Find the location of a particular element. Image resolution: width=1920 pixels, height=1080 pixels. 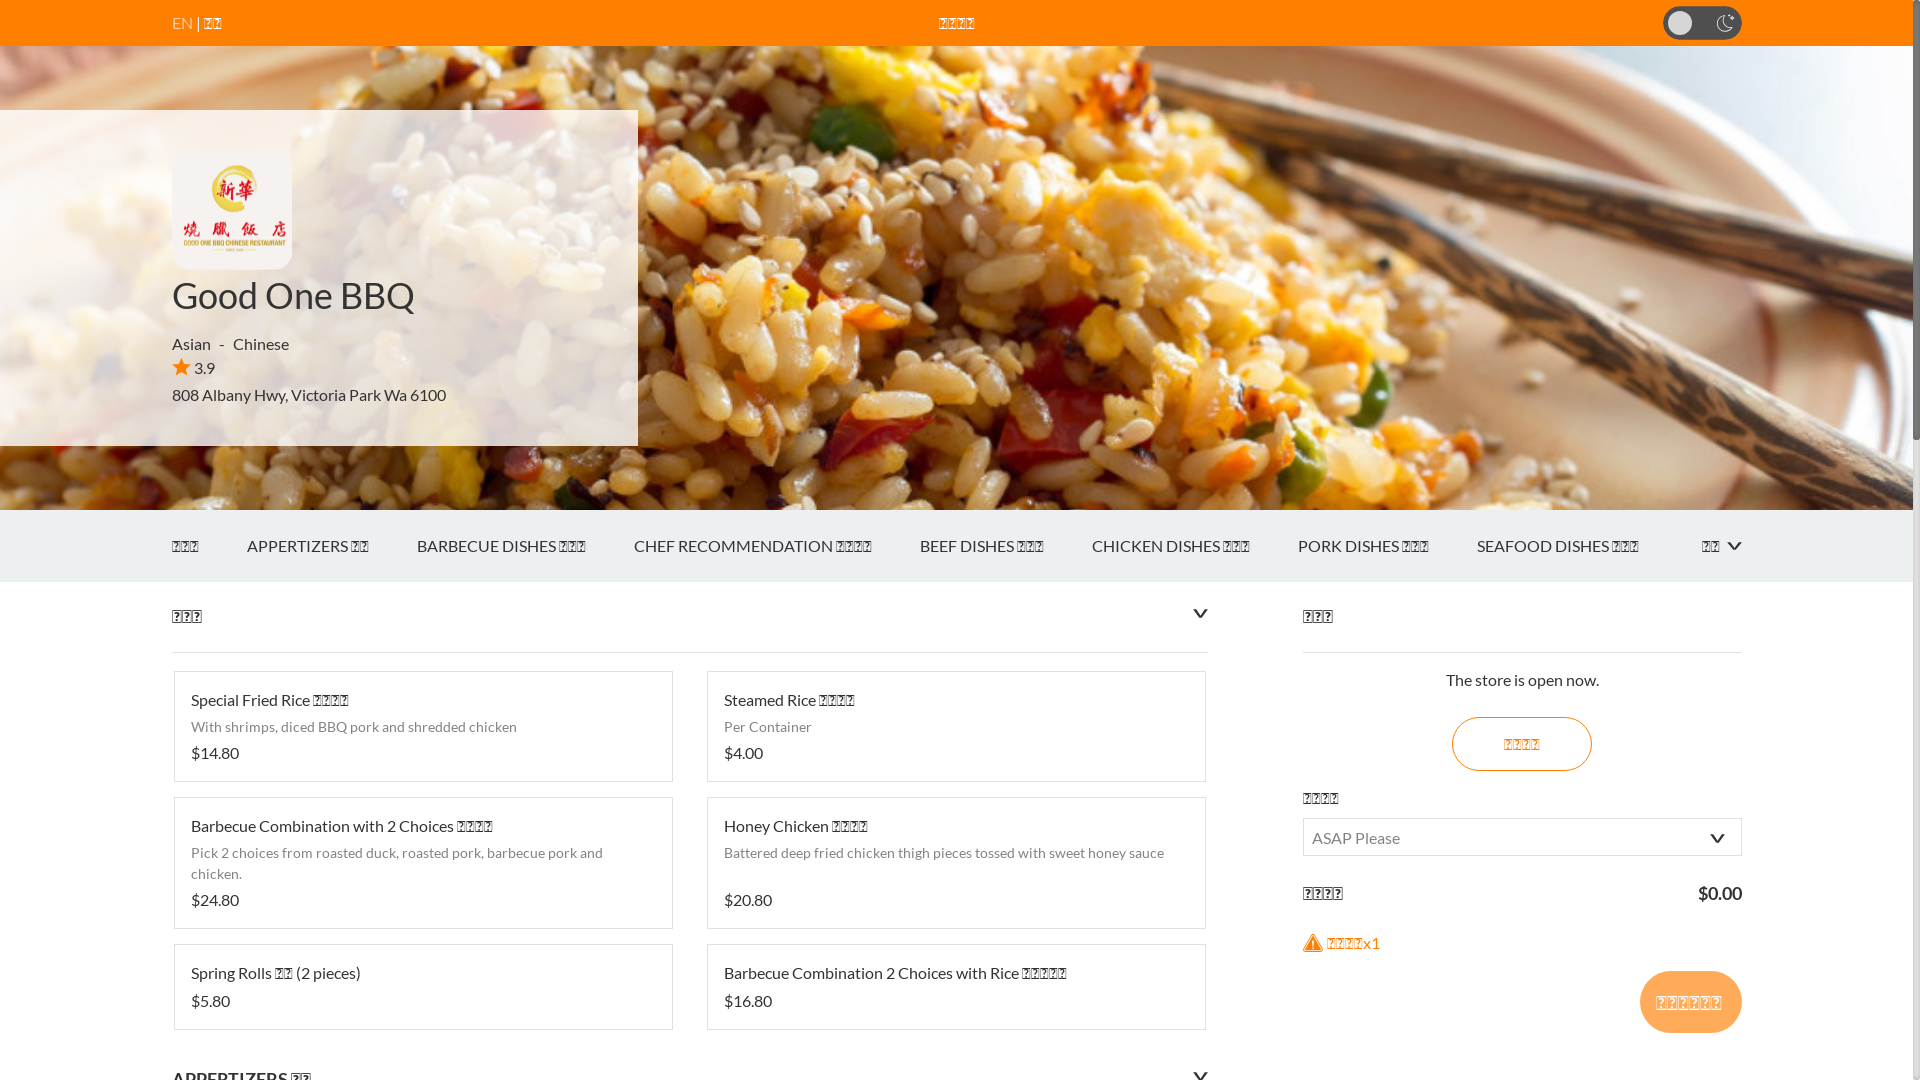

'EN' is located at coordinates (182, 22).